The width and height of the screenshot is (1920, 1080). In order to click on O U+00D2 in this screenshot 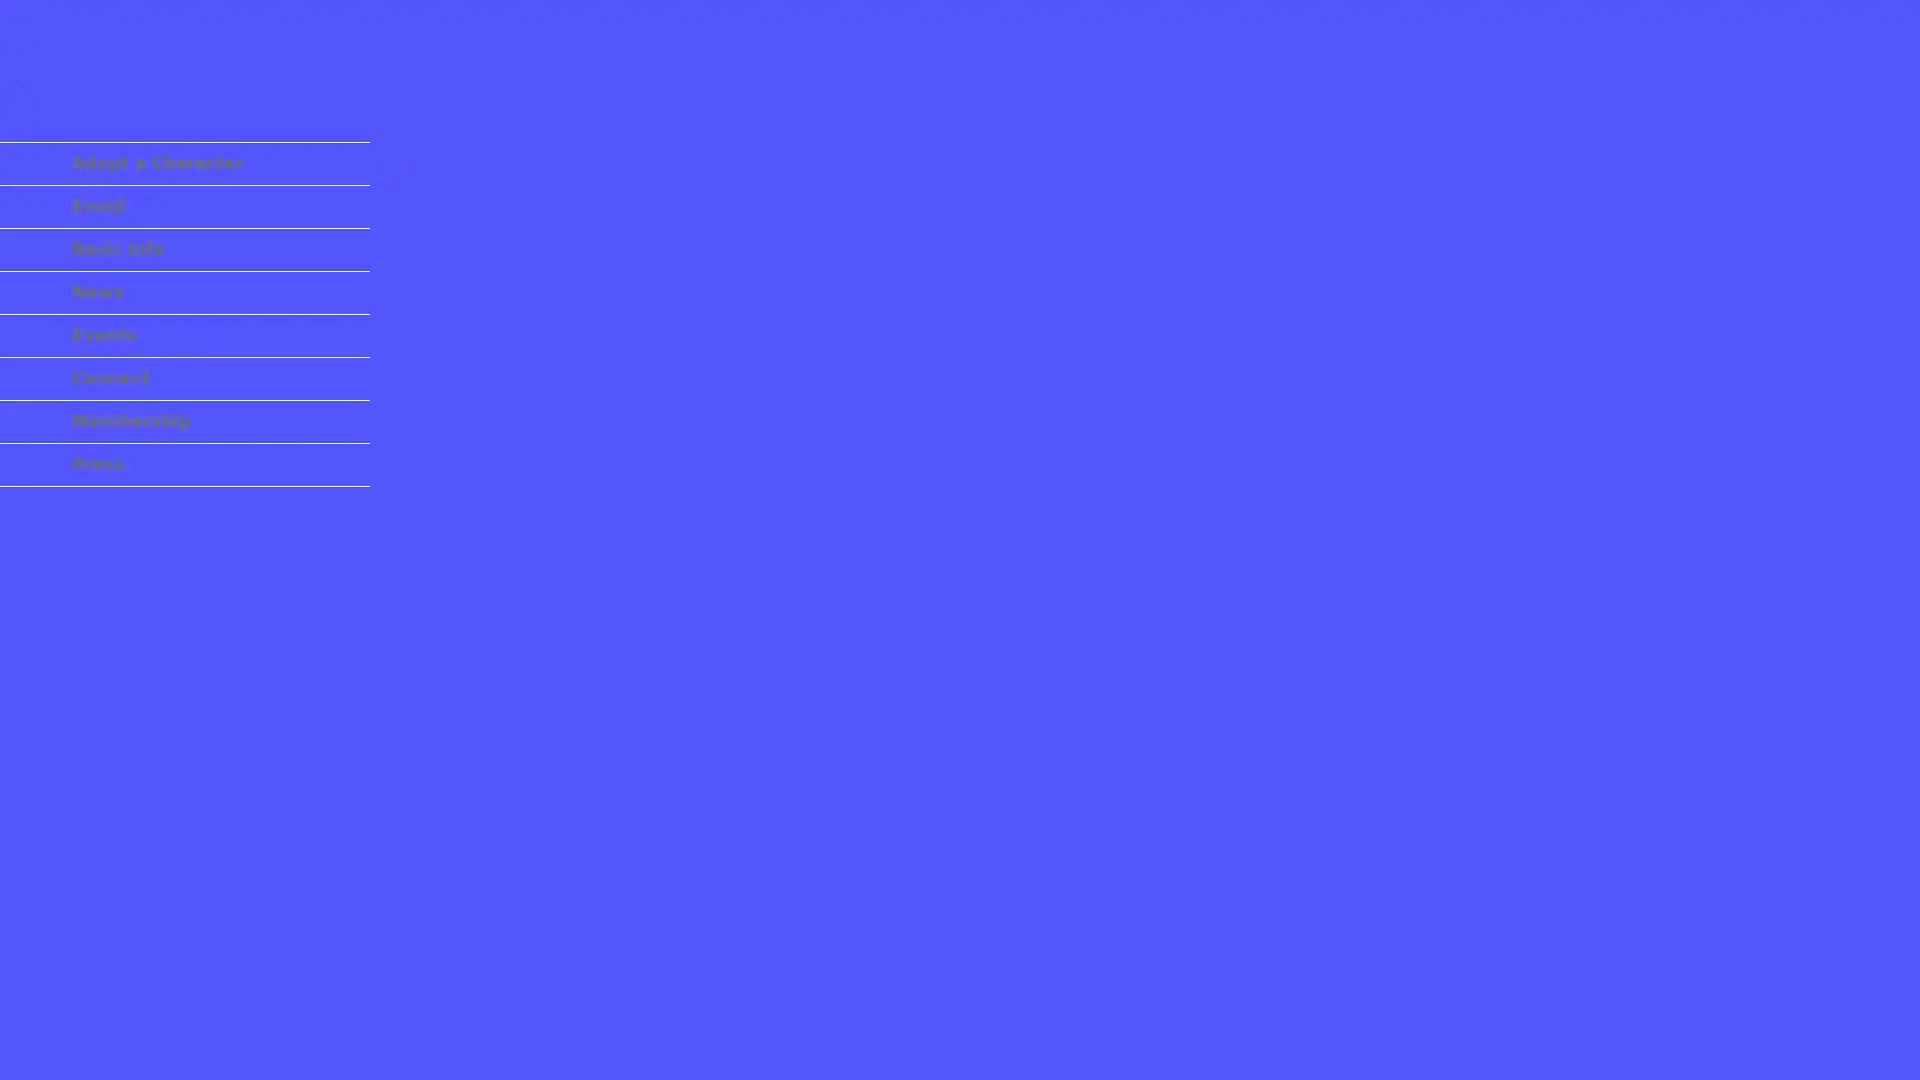, I will do `click(439, 385)`.